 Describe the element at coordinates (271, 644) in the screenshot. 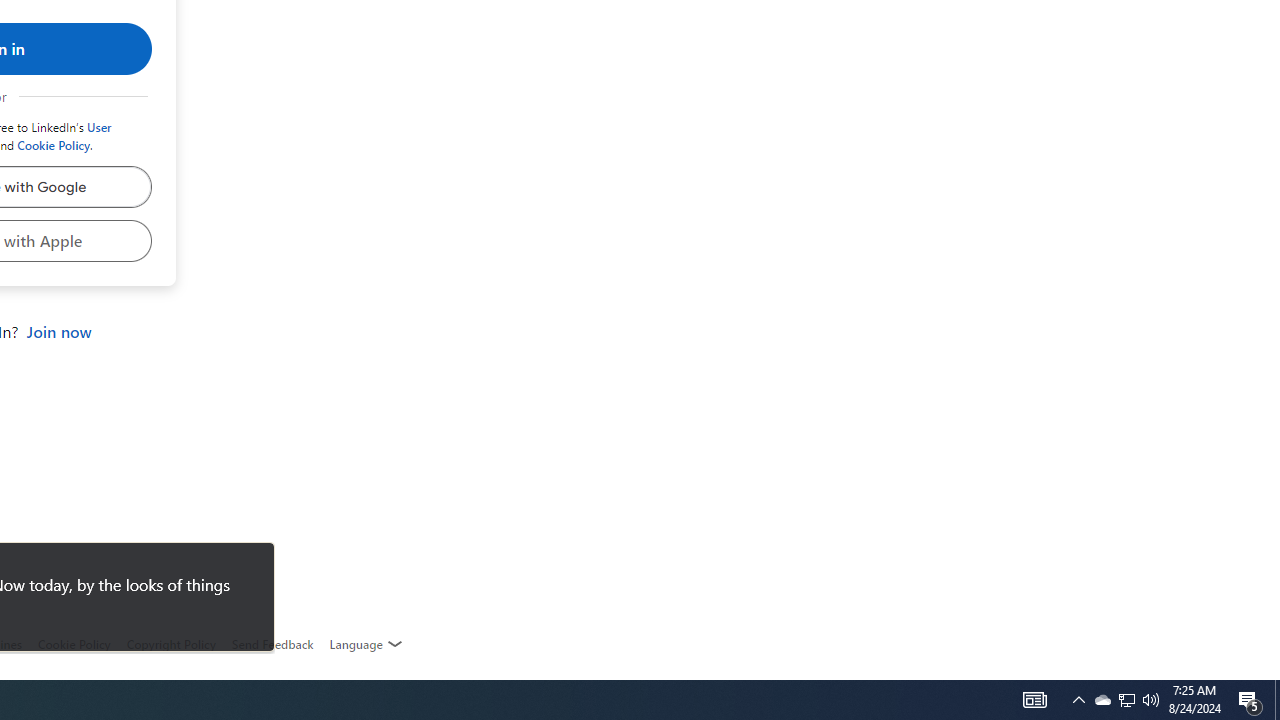

I see `'AutomationID: feedback-request'` at that location.